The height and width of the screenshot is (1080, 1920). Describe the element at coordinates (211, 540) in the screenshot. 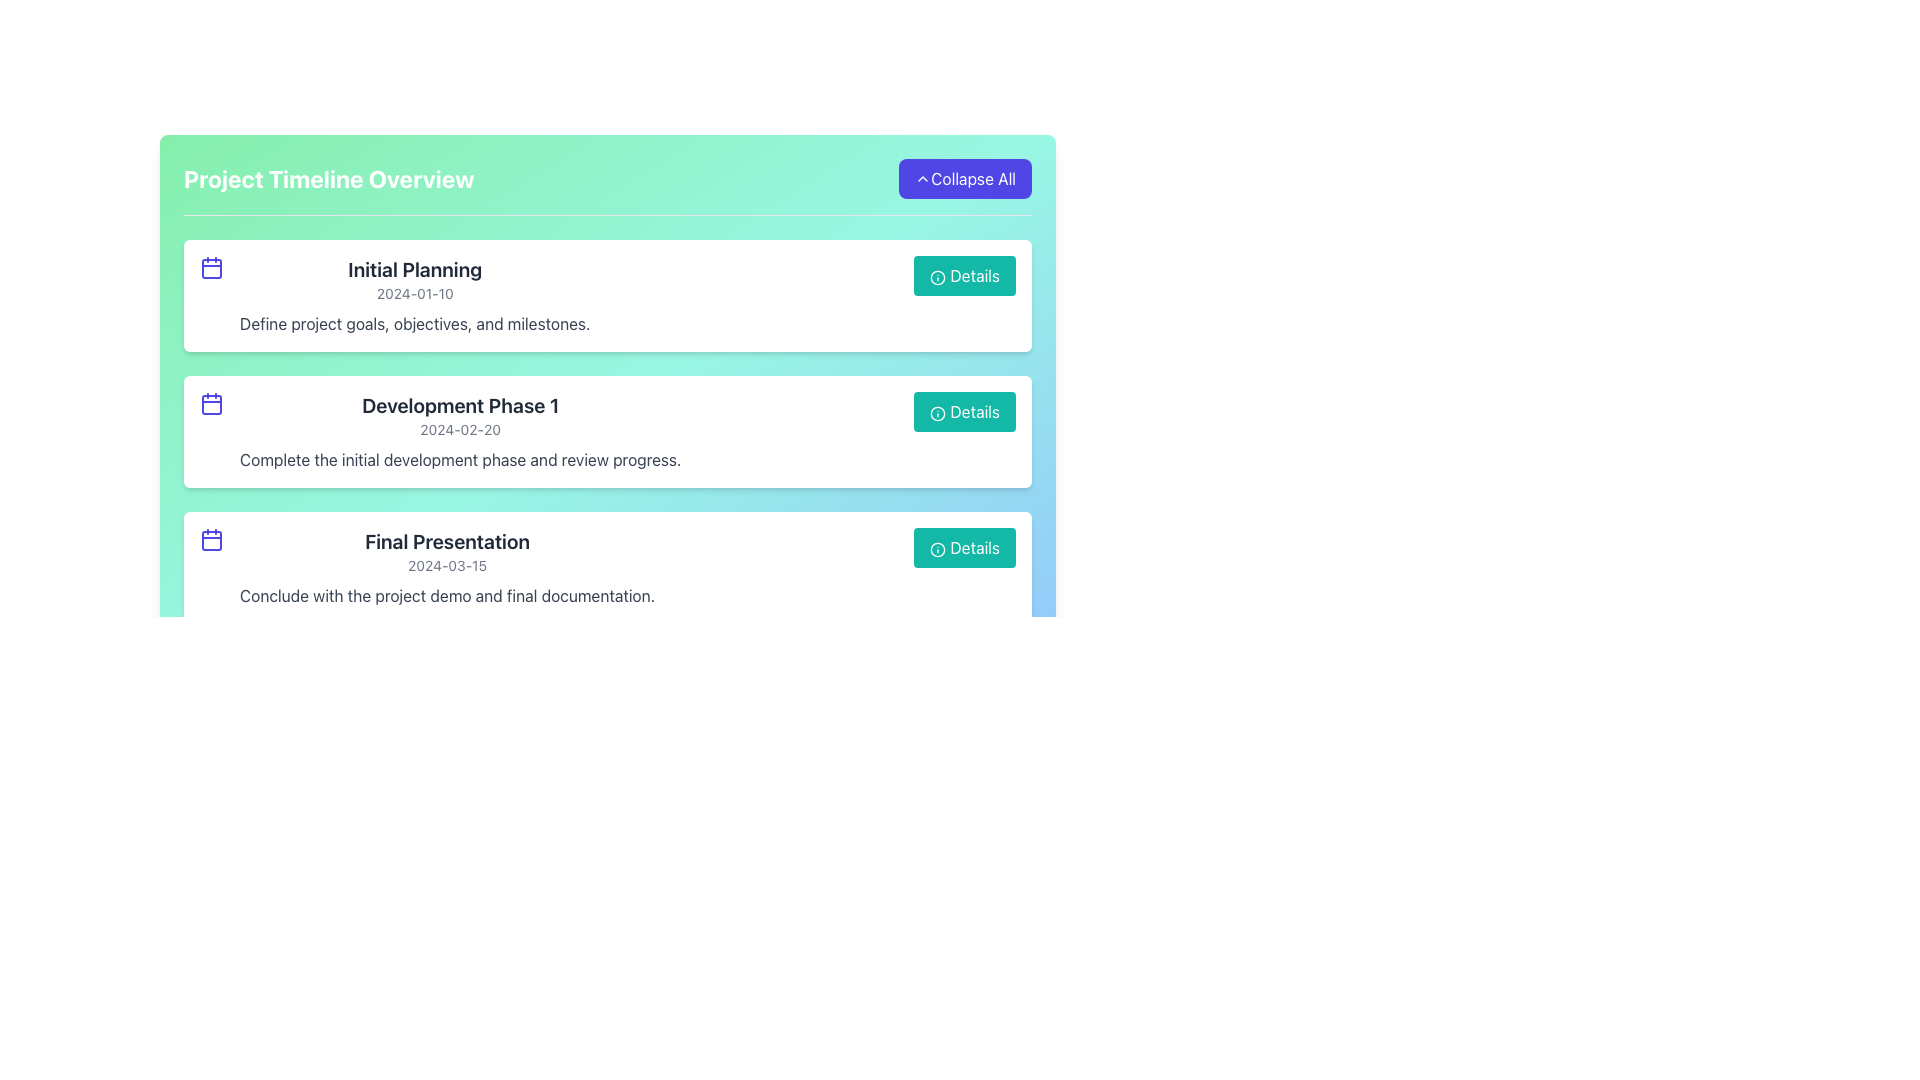

I see `the calendar event representation in the SVG graphic that signifies a day or event, located to the left of the 'Final Presentation' entry` at that location.